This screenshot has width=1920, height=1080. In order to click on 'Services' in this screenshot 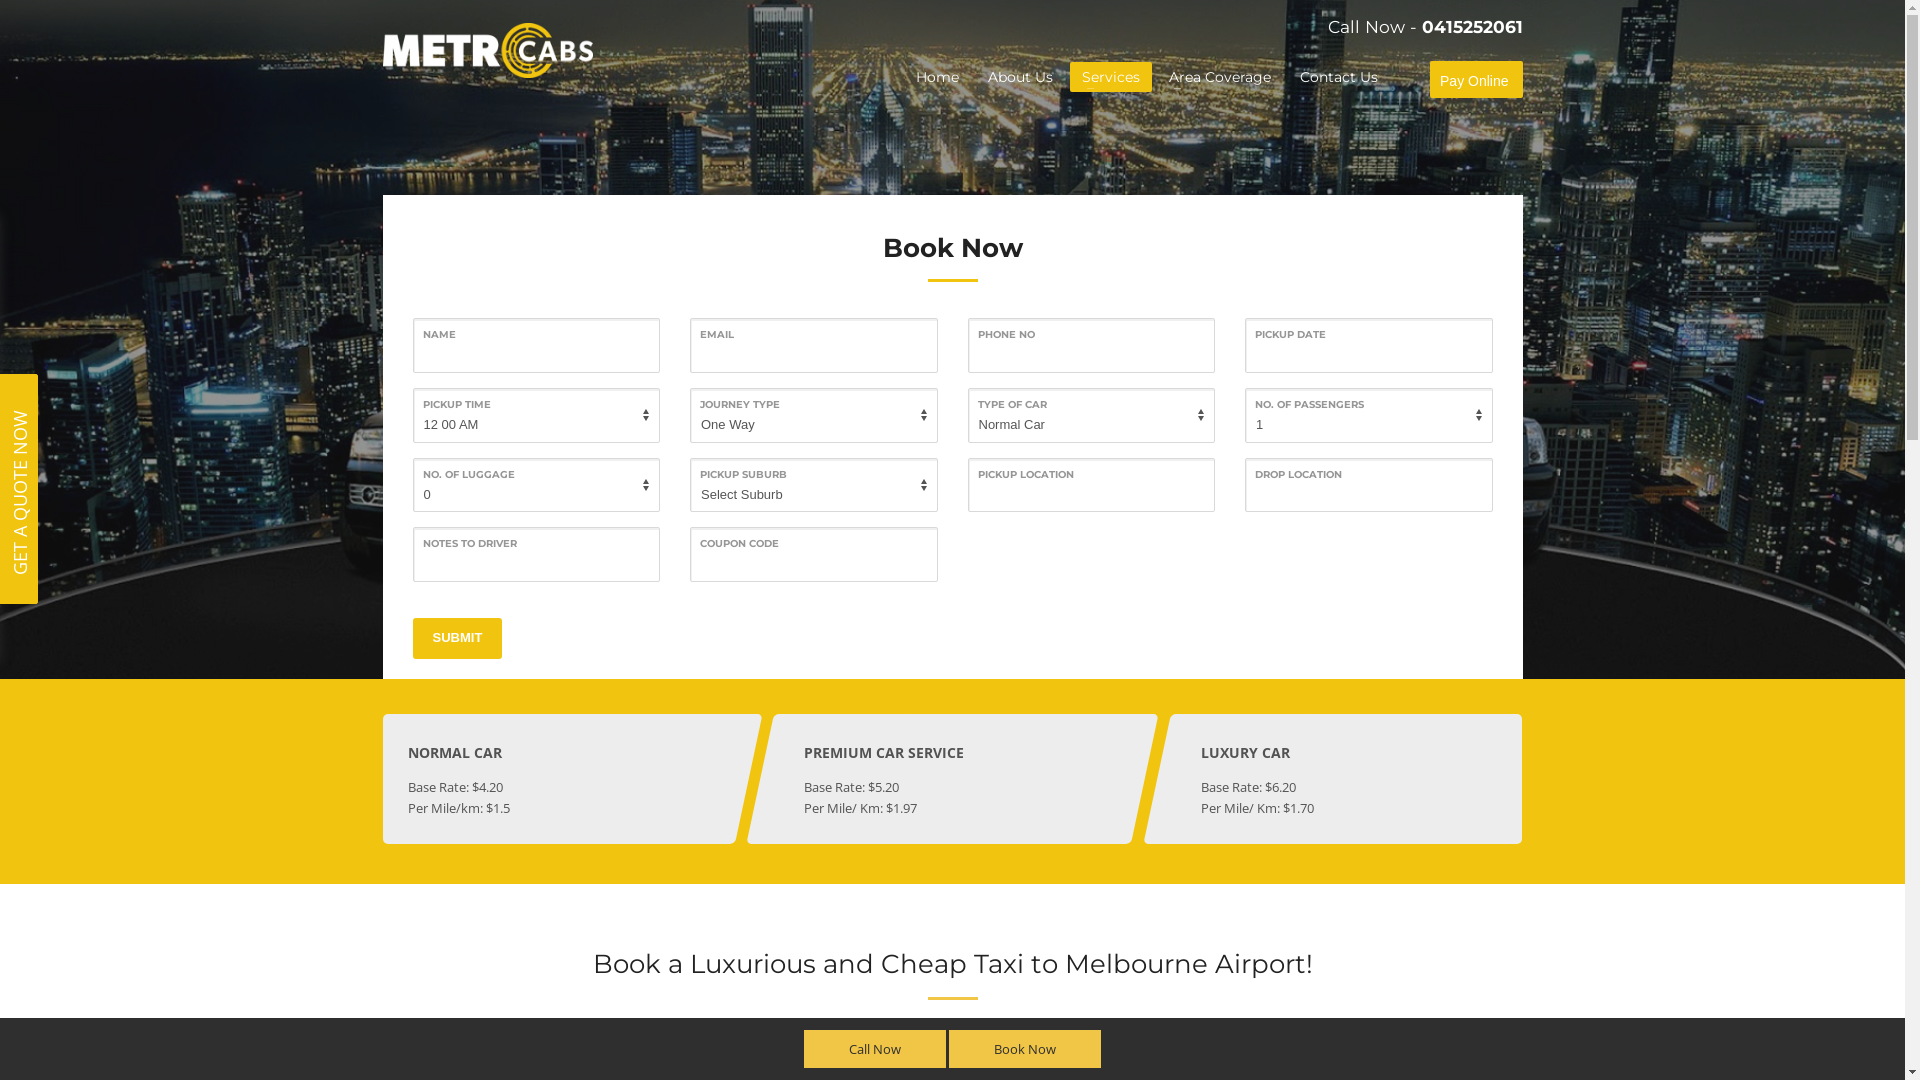, I will do `click(1109, 76)`.